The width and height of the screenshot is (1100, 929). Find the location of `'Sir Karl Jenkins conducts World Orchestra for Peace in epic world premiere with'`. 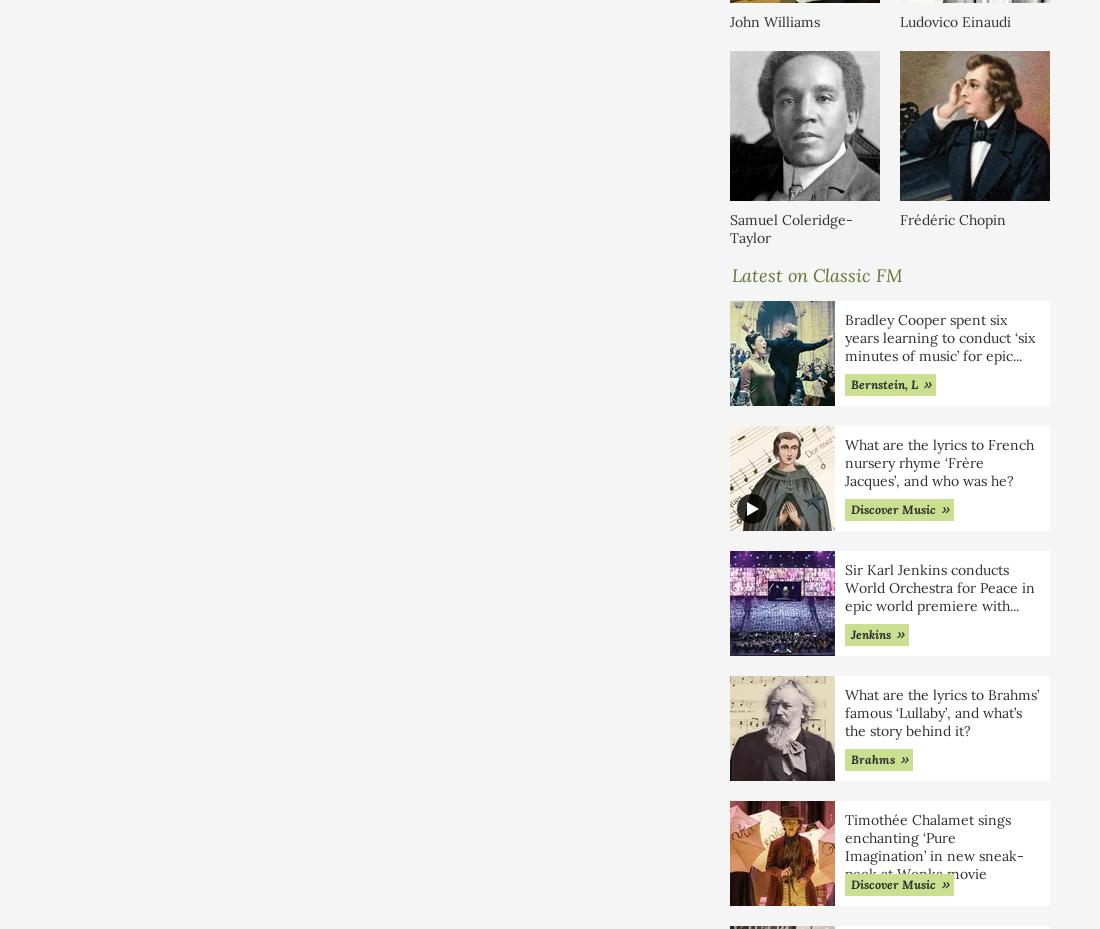

'Sir Karl Jenkins conducts World Orchestra for Peace in epic world premiere with' is located at coordinates (939, 586).